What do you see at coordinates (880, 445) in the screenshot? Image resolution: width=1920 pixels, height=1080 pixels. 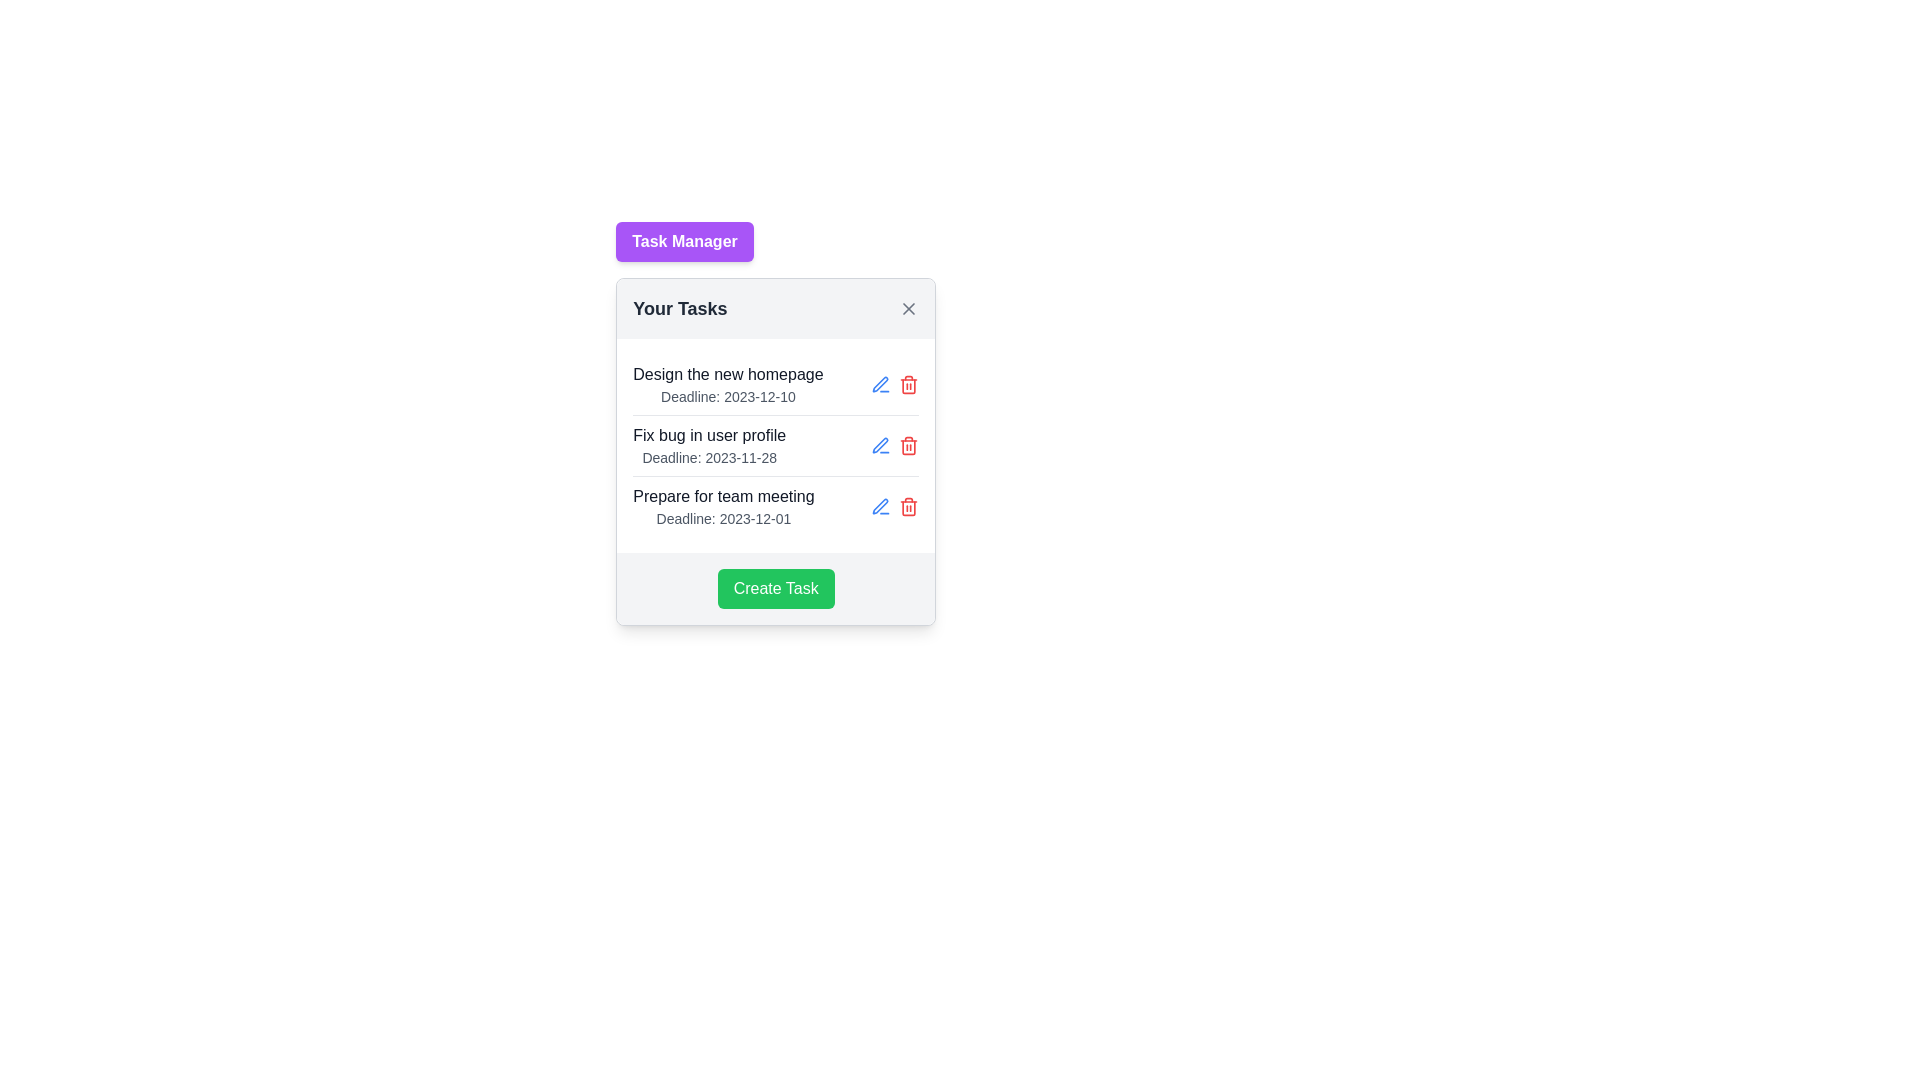 I see `the blue edit icon located on the right side of the second task entry titled 'Fix bug in user profile' to observe visual changes` at bounding box center [880, 445].